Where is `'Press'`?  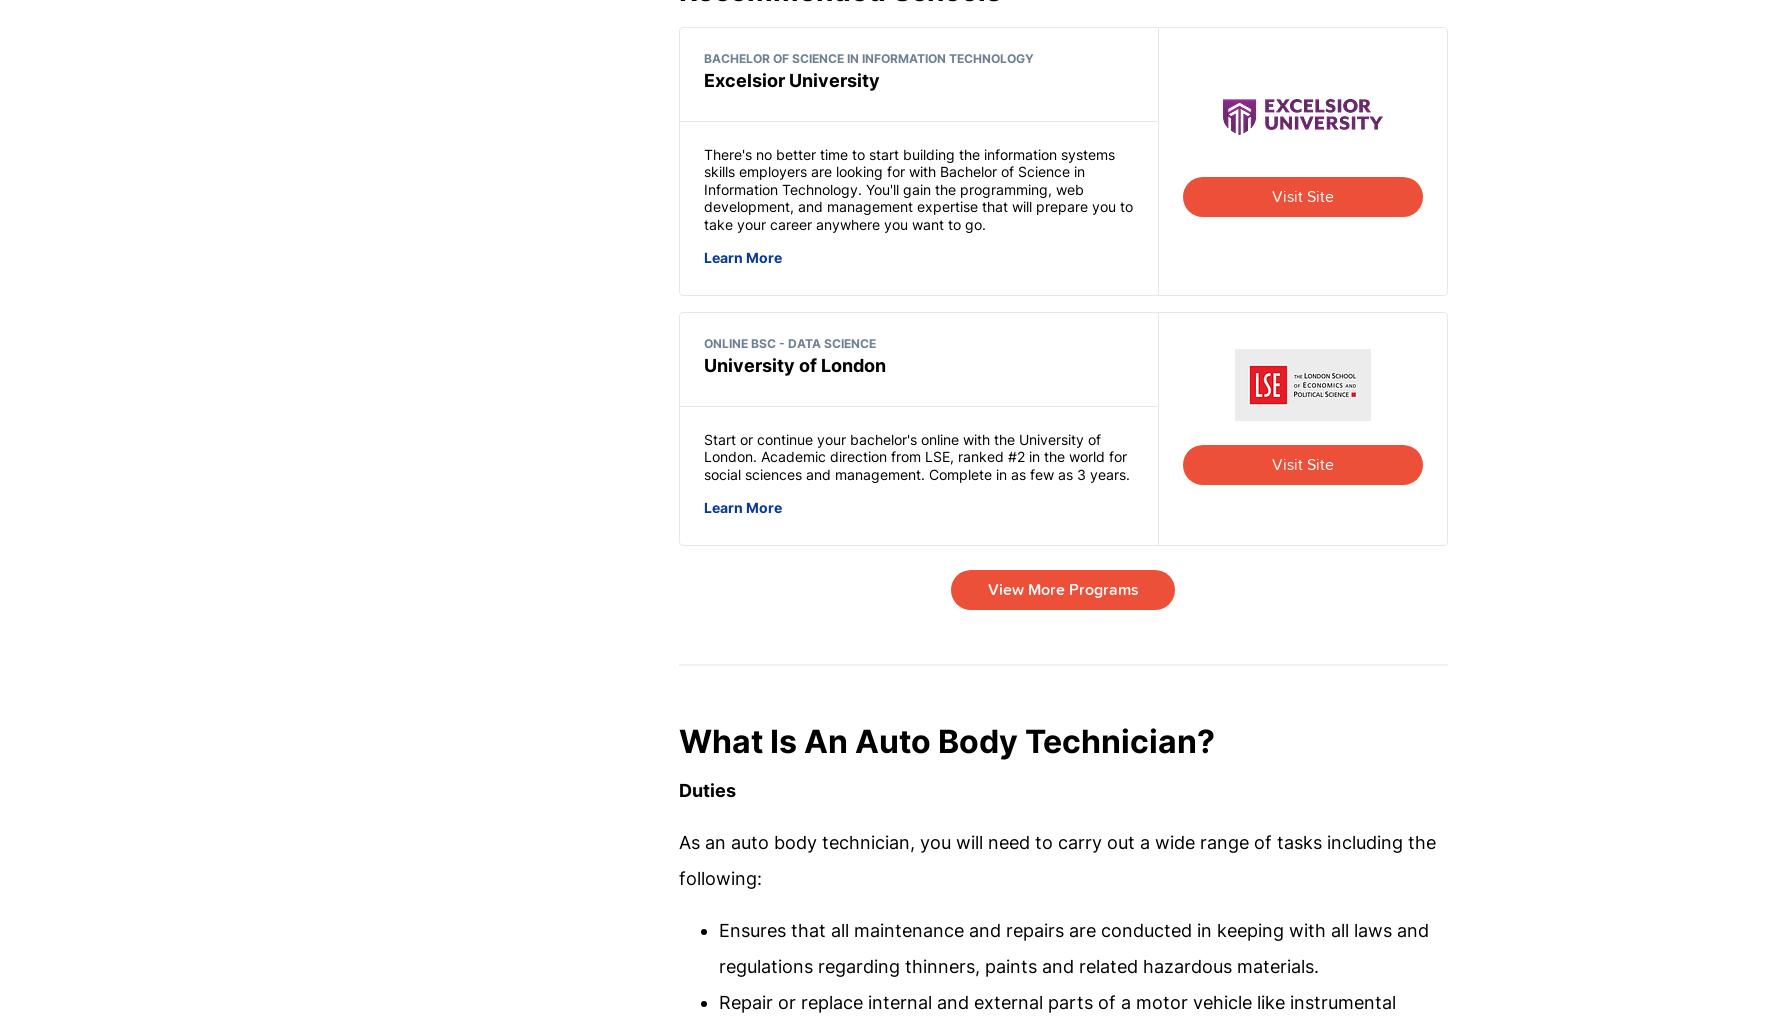
'Press' is located at coordinates (1057, 825).